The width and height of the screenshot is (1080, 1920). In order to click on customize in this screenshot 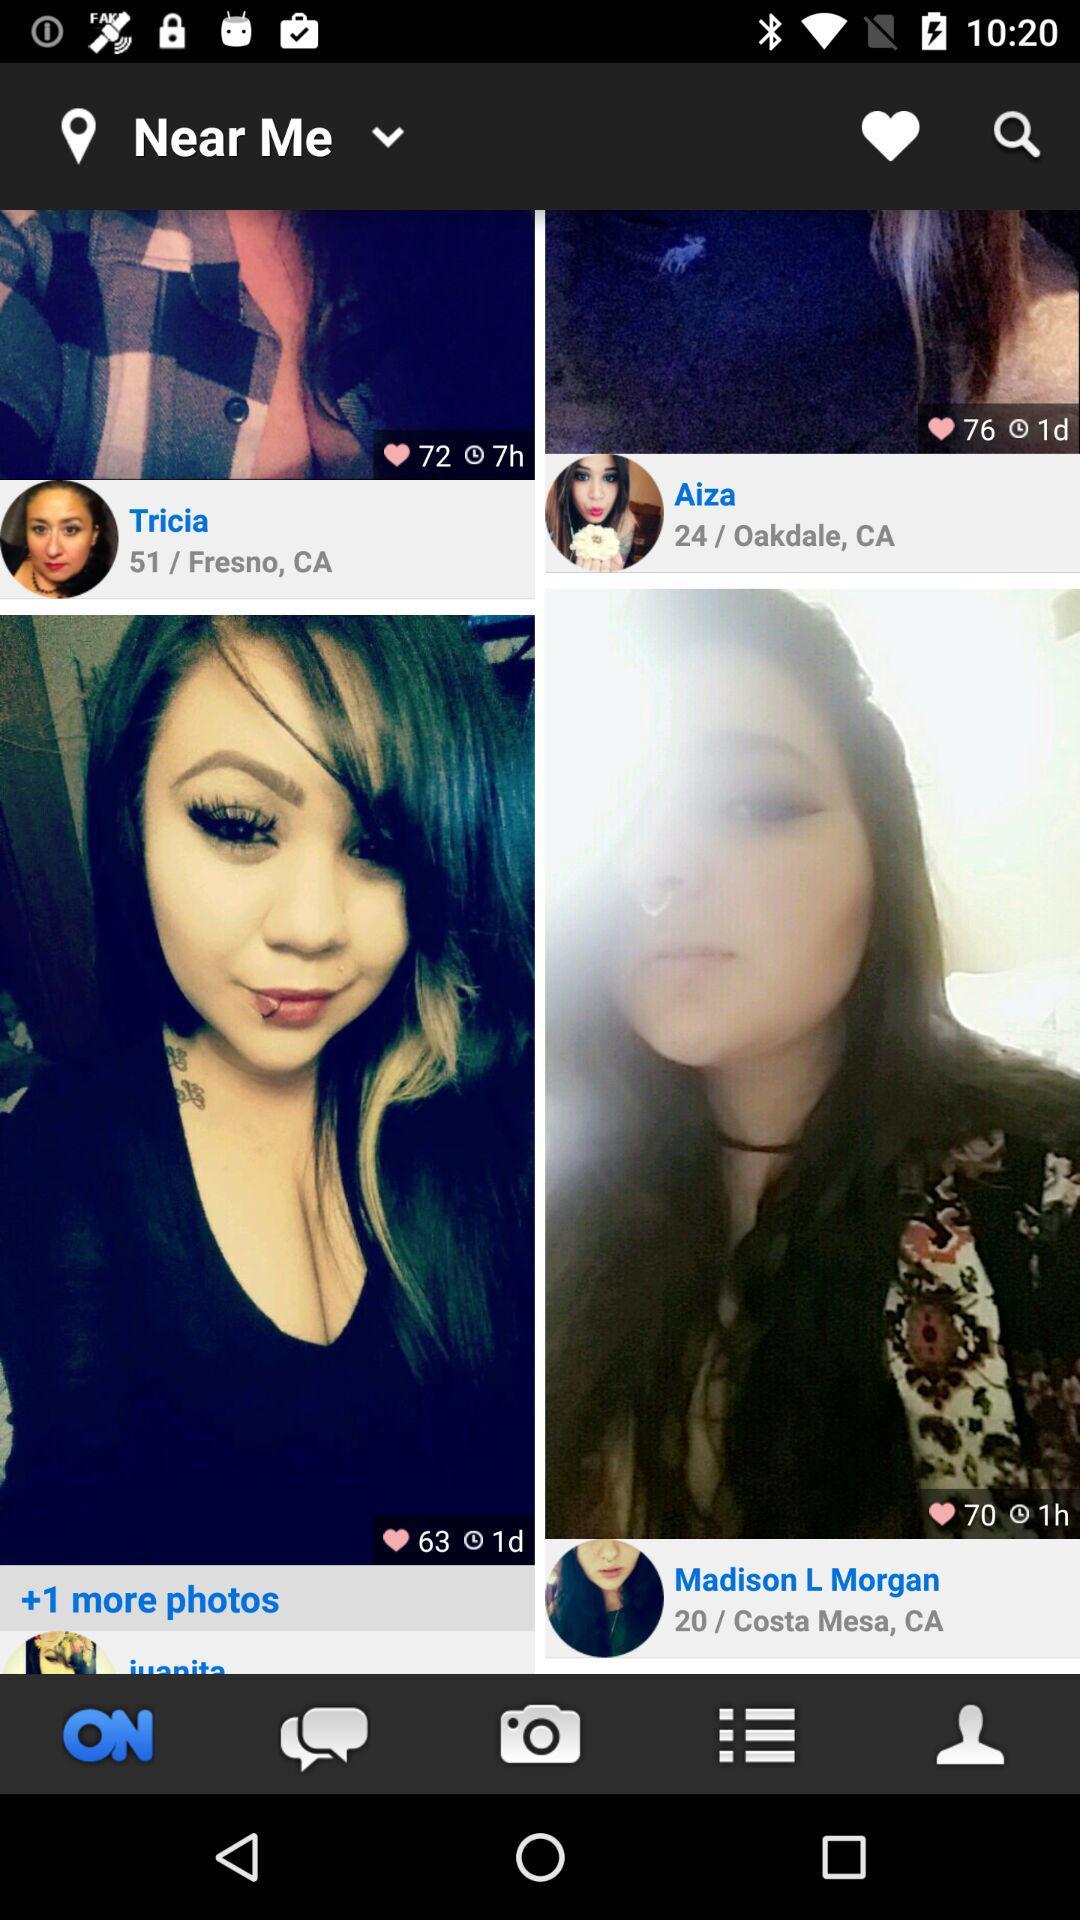, I will do `click(756, 1733)`.